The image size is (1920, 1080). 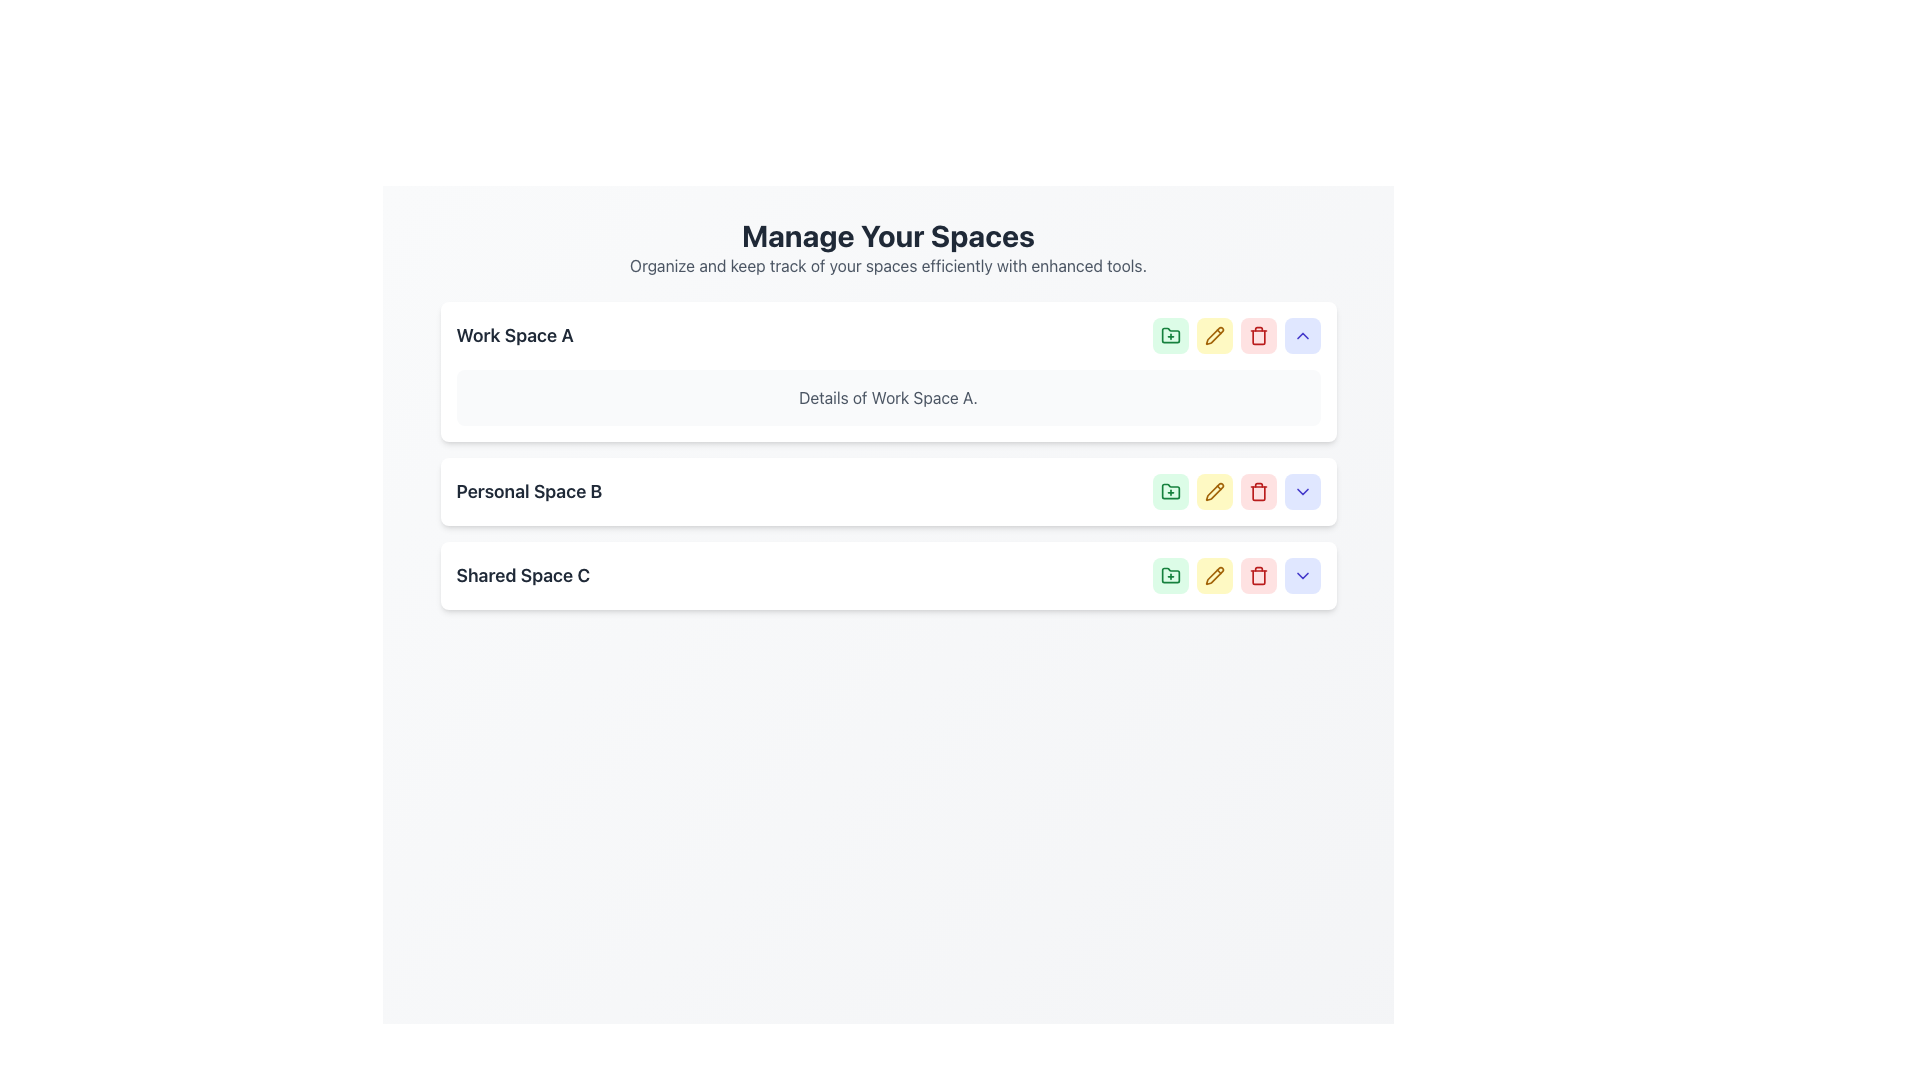 What do you see at coordinates (1257, 334) in the screenshot?
I see `the red-toned rectangular delete button with a trash can icon located on the rightmost side of the button group for 'Work Space A'` at bounding box center [1257, 334].